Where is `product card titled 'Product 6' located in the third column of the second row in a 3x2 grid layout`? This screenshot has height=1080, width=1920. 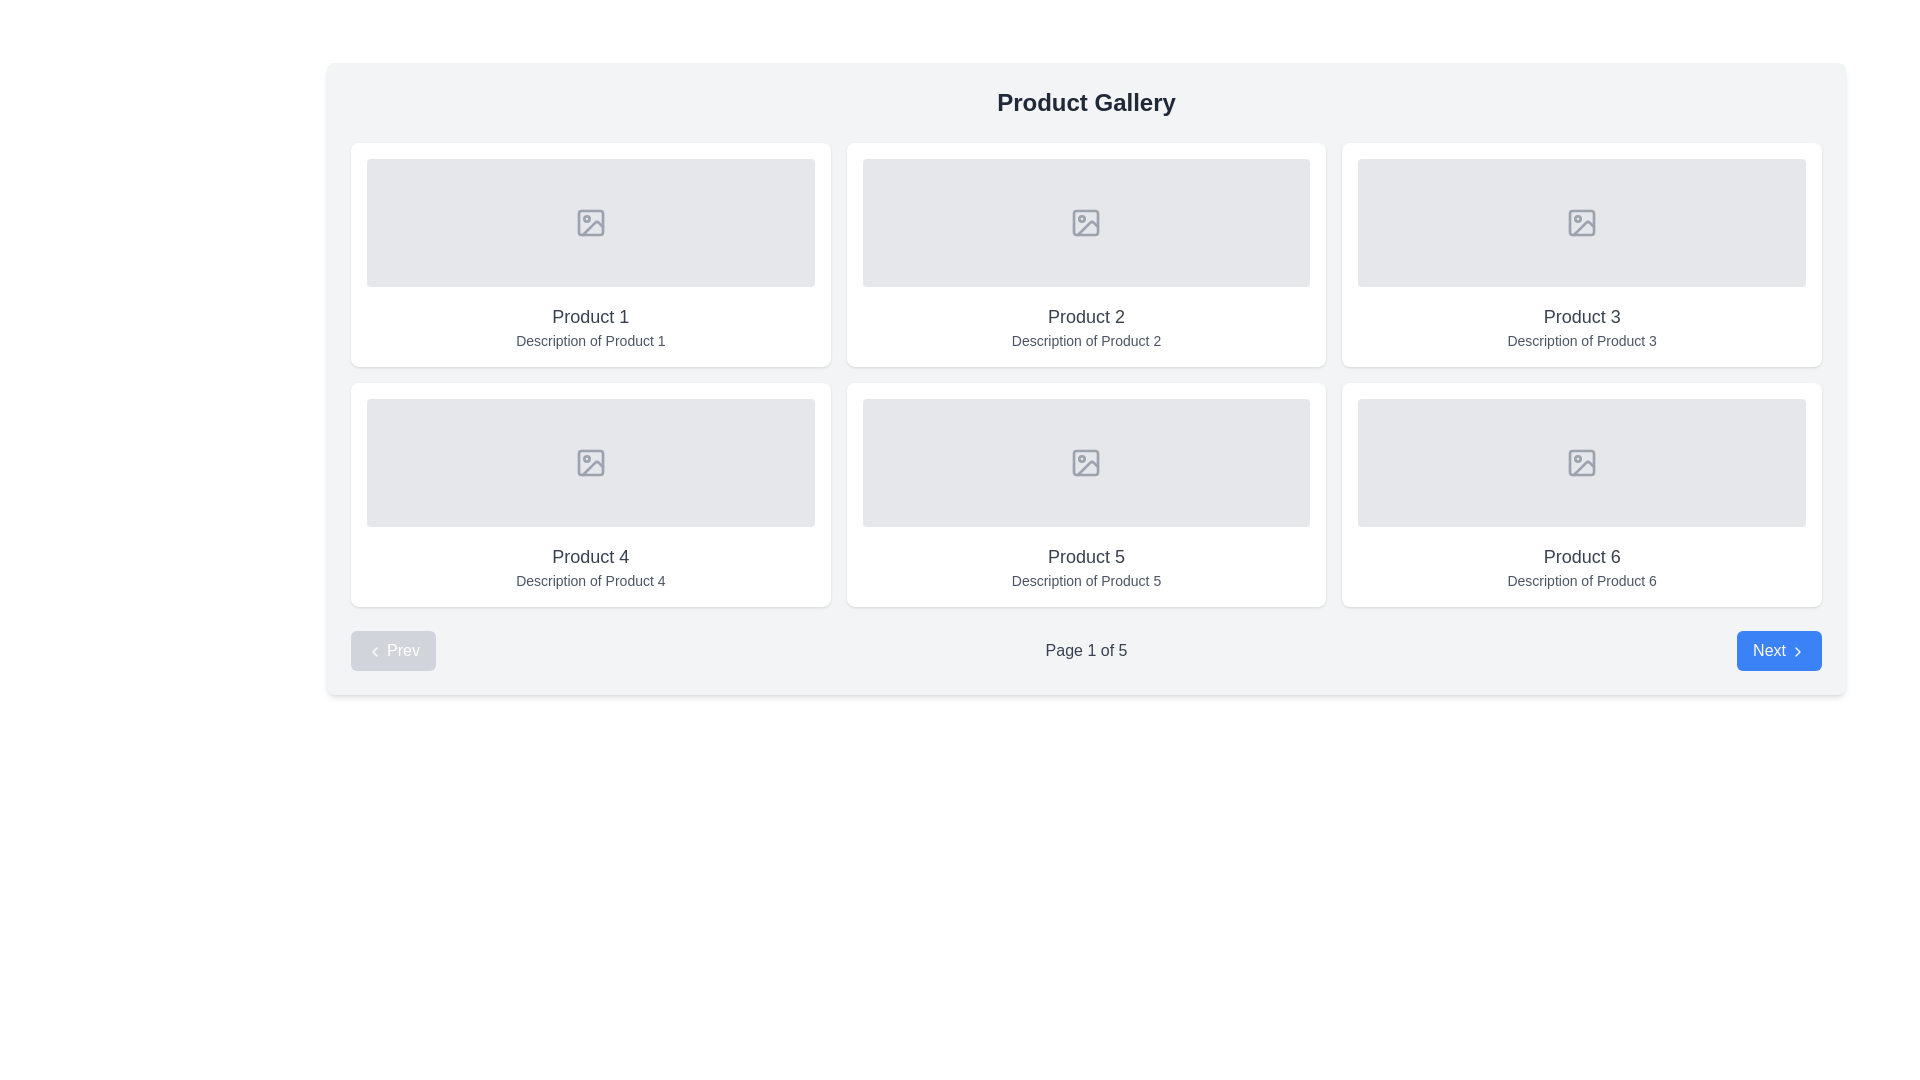 product card titled 'Product 6' located in the third column of the second row in a 3x2 grid layout is located at coordinates (1581, 494).